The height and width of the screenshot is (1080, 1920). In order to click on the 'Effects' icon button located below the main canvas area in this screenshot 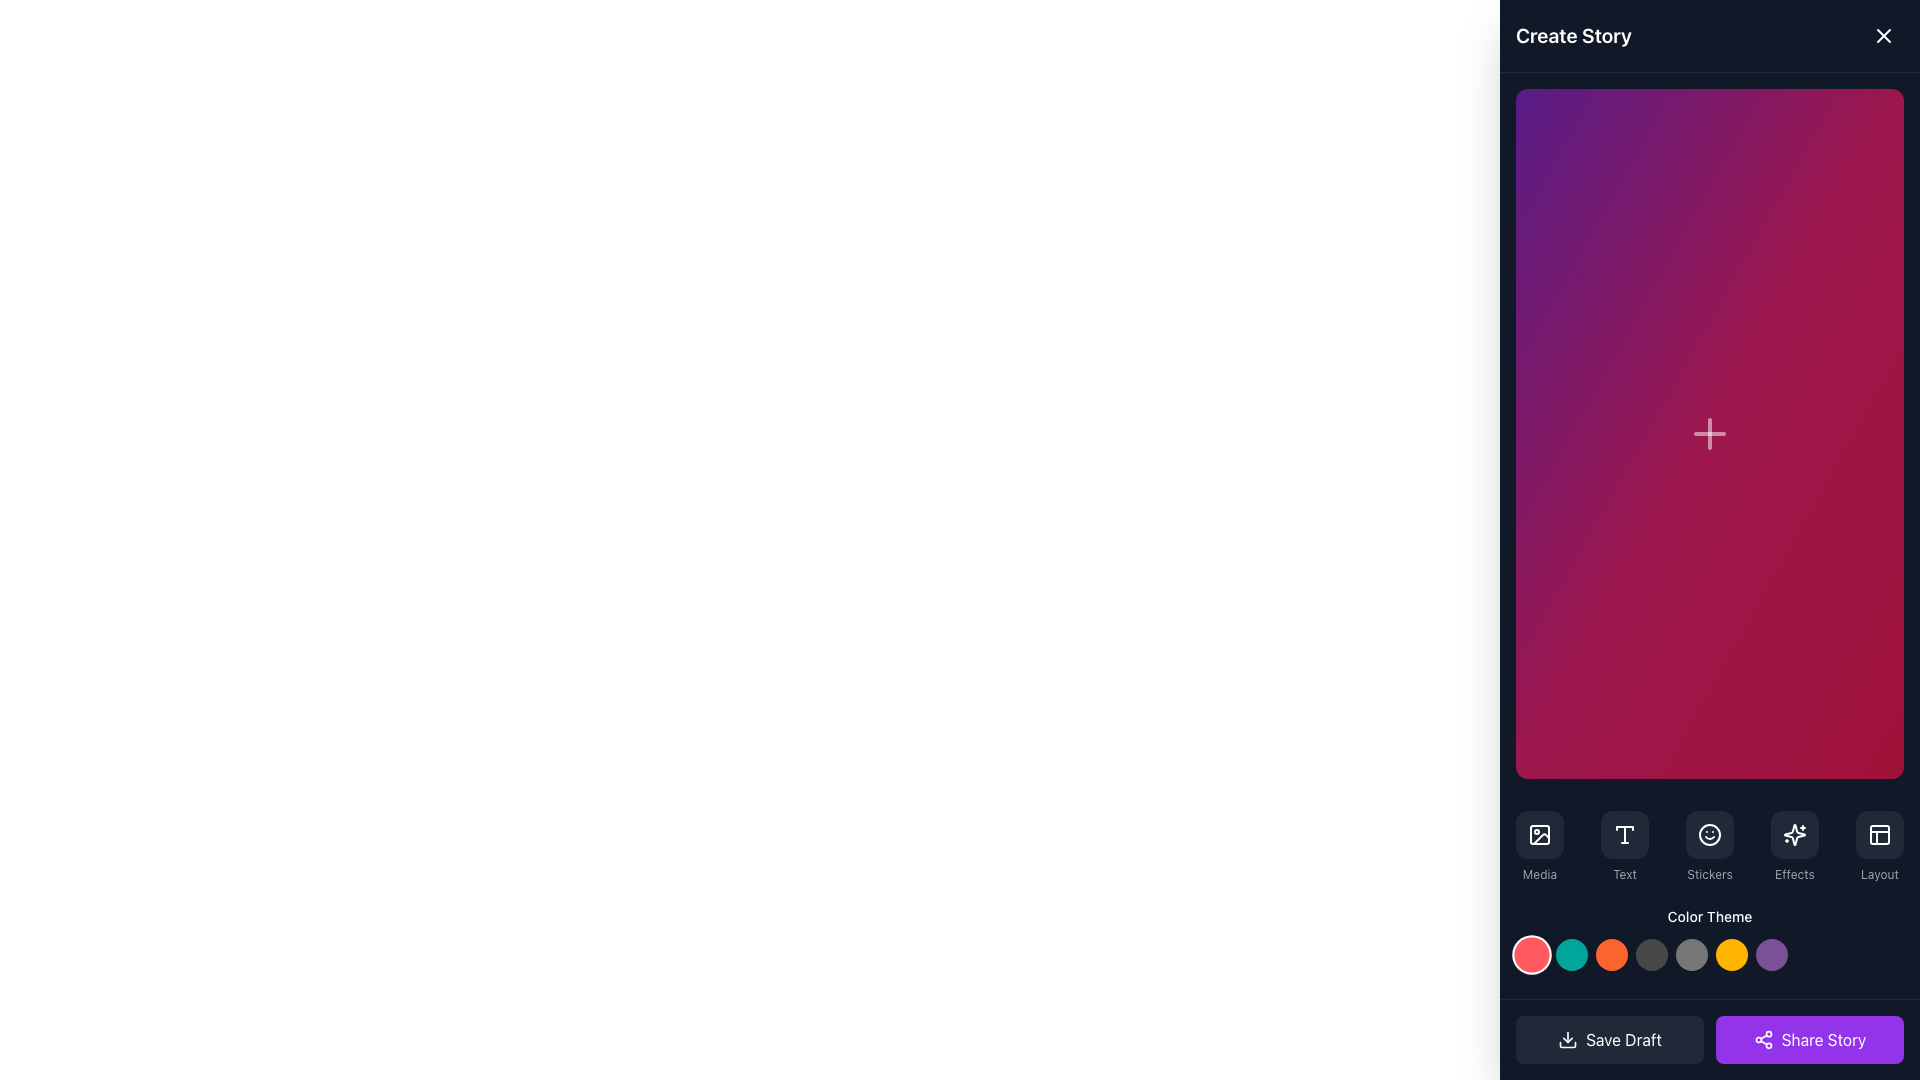, I will do `click(1795, 833)`.